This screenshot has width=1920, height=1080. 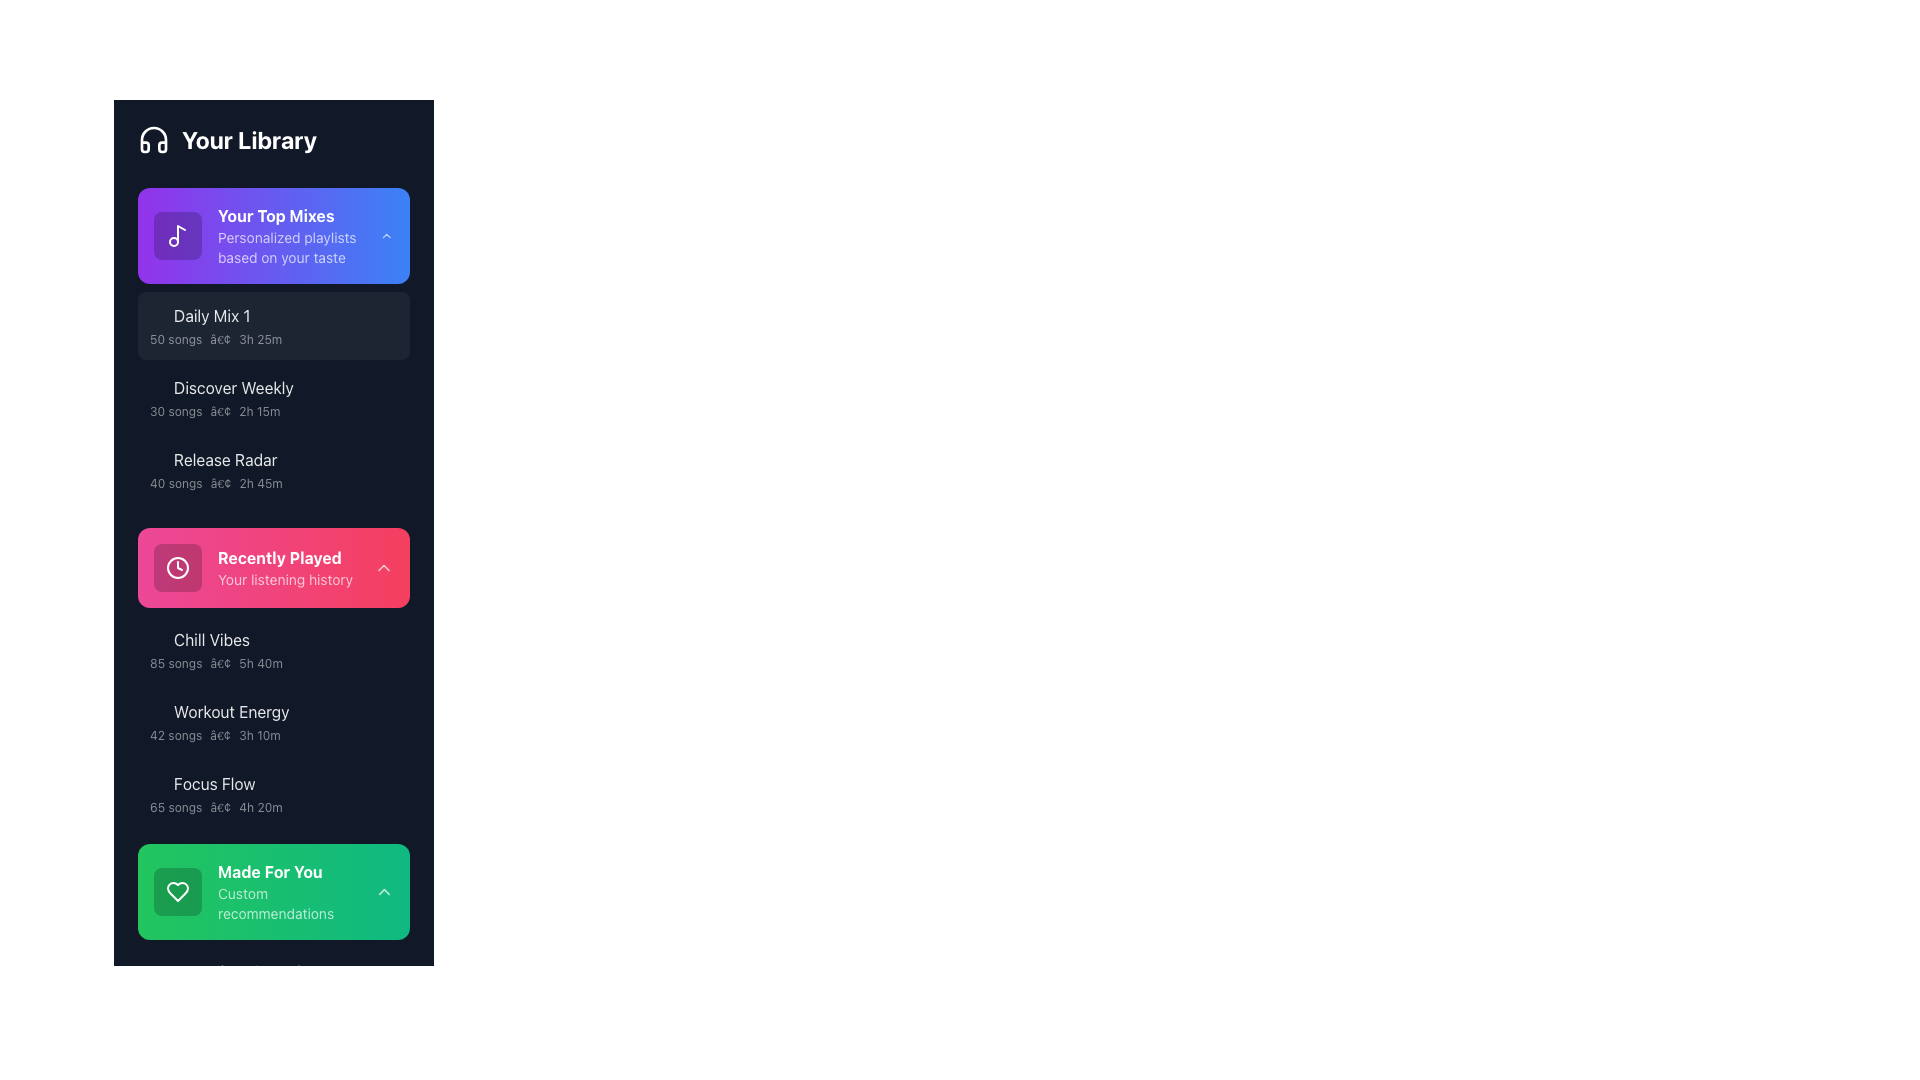 What do you see at coordinates (220, 411) in the screenshot?
I see `the bullet character ('•') positioned between '30 songs' and '2h 15m' in the 'Discover Weekly' section of 'Your Library'` at bounding box center [220, 411].